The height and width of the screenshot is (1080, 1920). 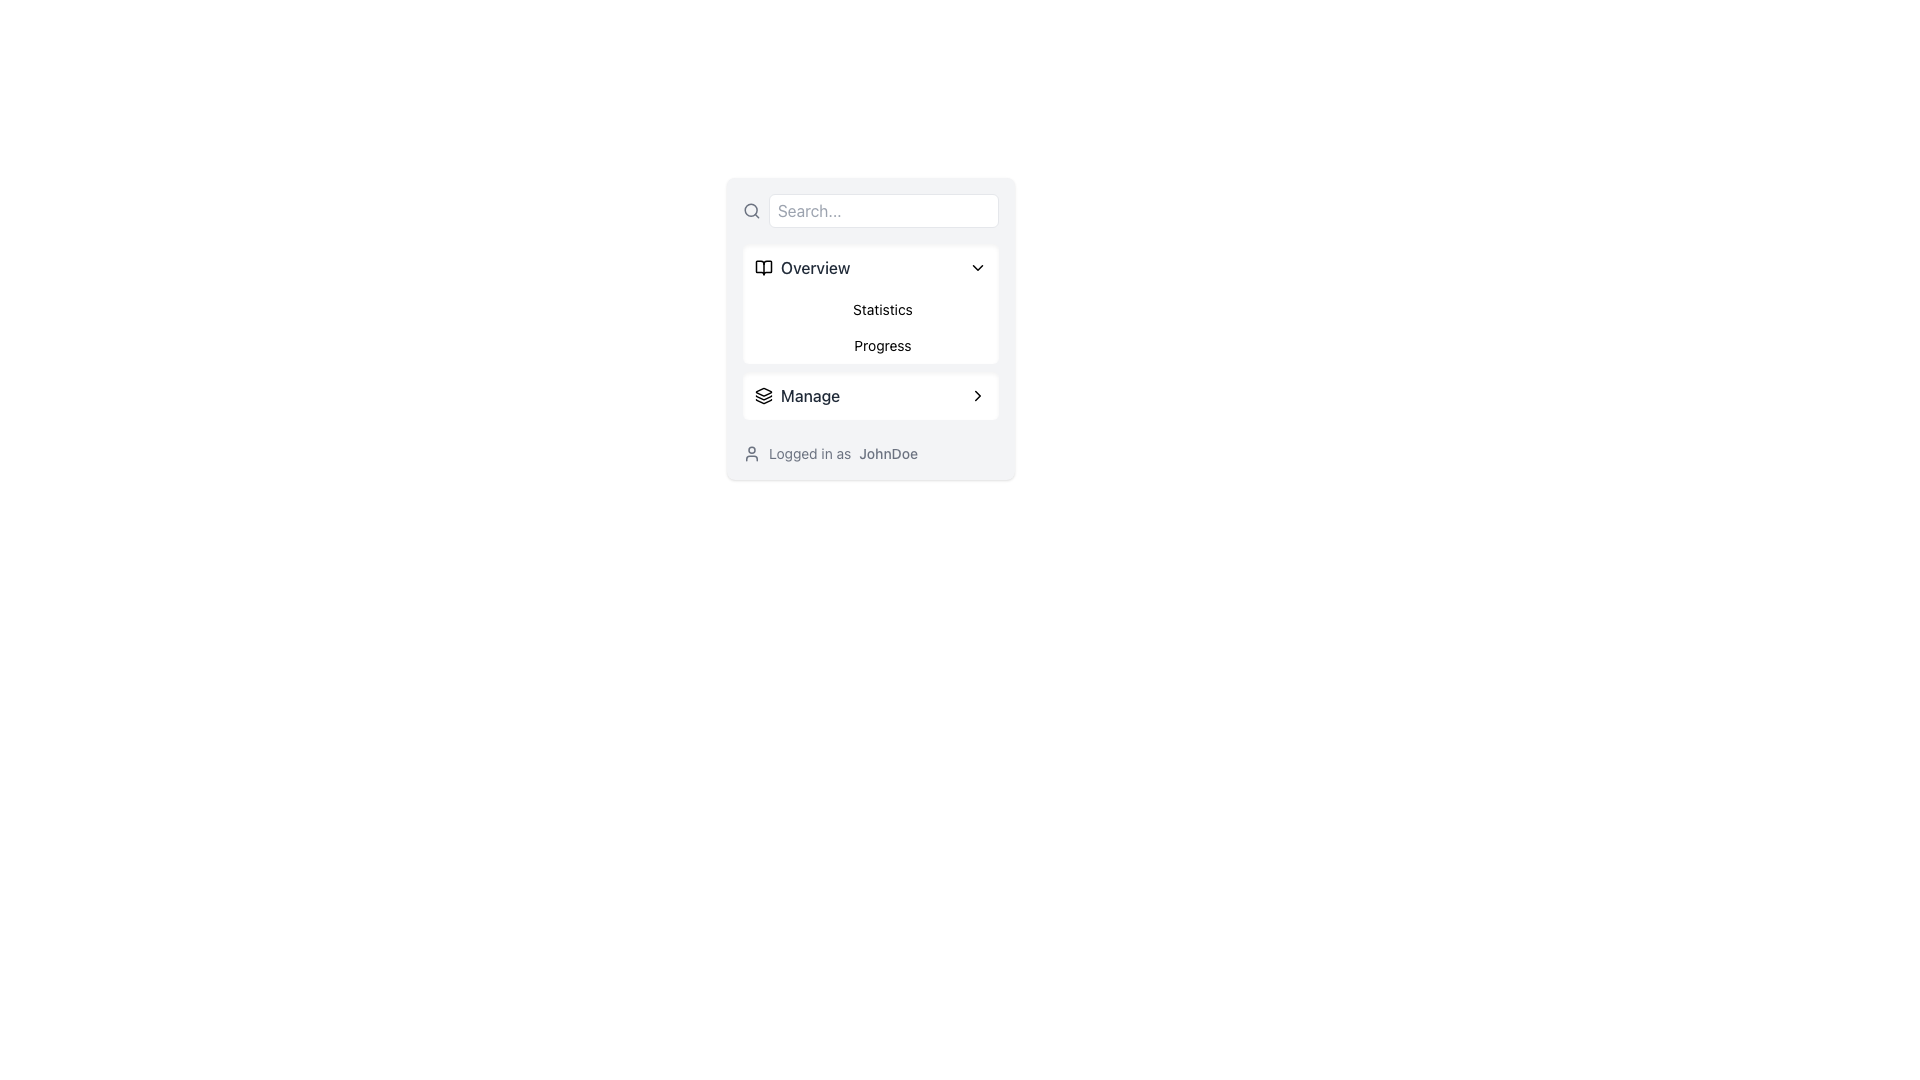 What do you see at coordinates (762, 266) in the screenshot?
I see `the 'Overview' icon, which is the first element in a horizontal cluster located near the top-left corner of the application interface` at bounding box center [762, 266].